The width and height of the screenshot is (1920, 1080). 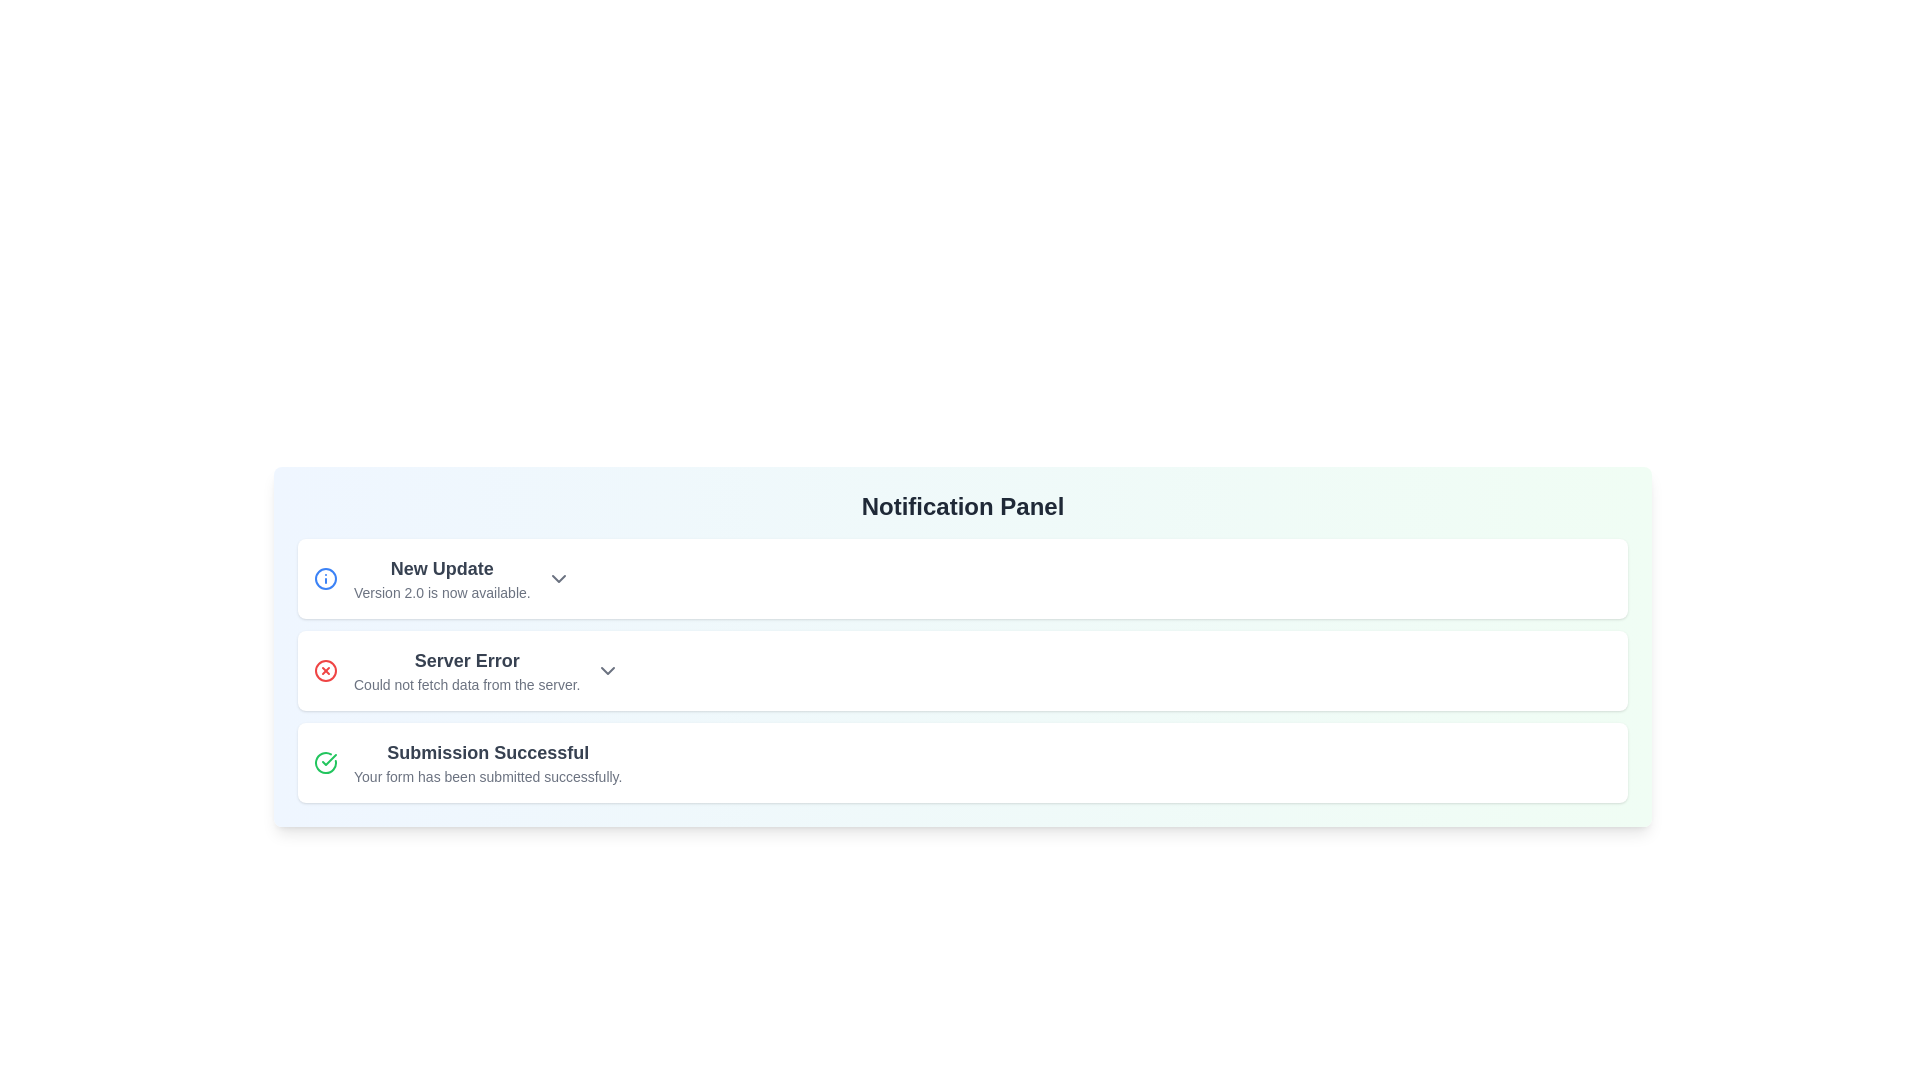 I want to click on the header element titled 'Notification Panel', which serves as a contextual title for the Notification Panel interface, so click(x=963, y=505).